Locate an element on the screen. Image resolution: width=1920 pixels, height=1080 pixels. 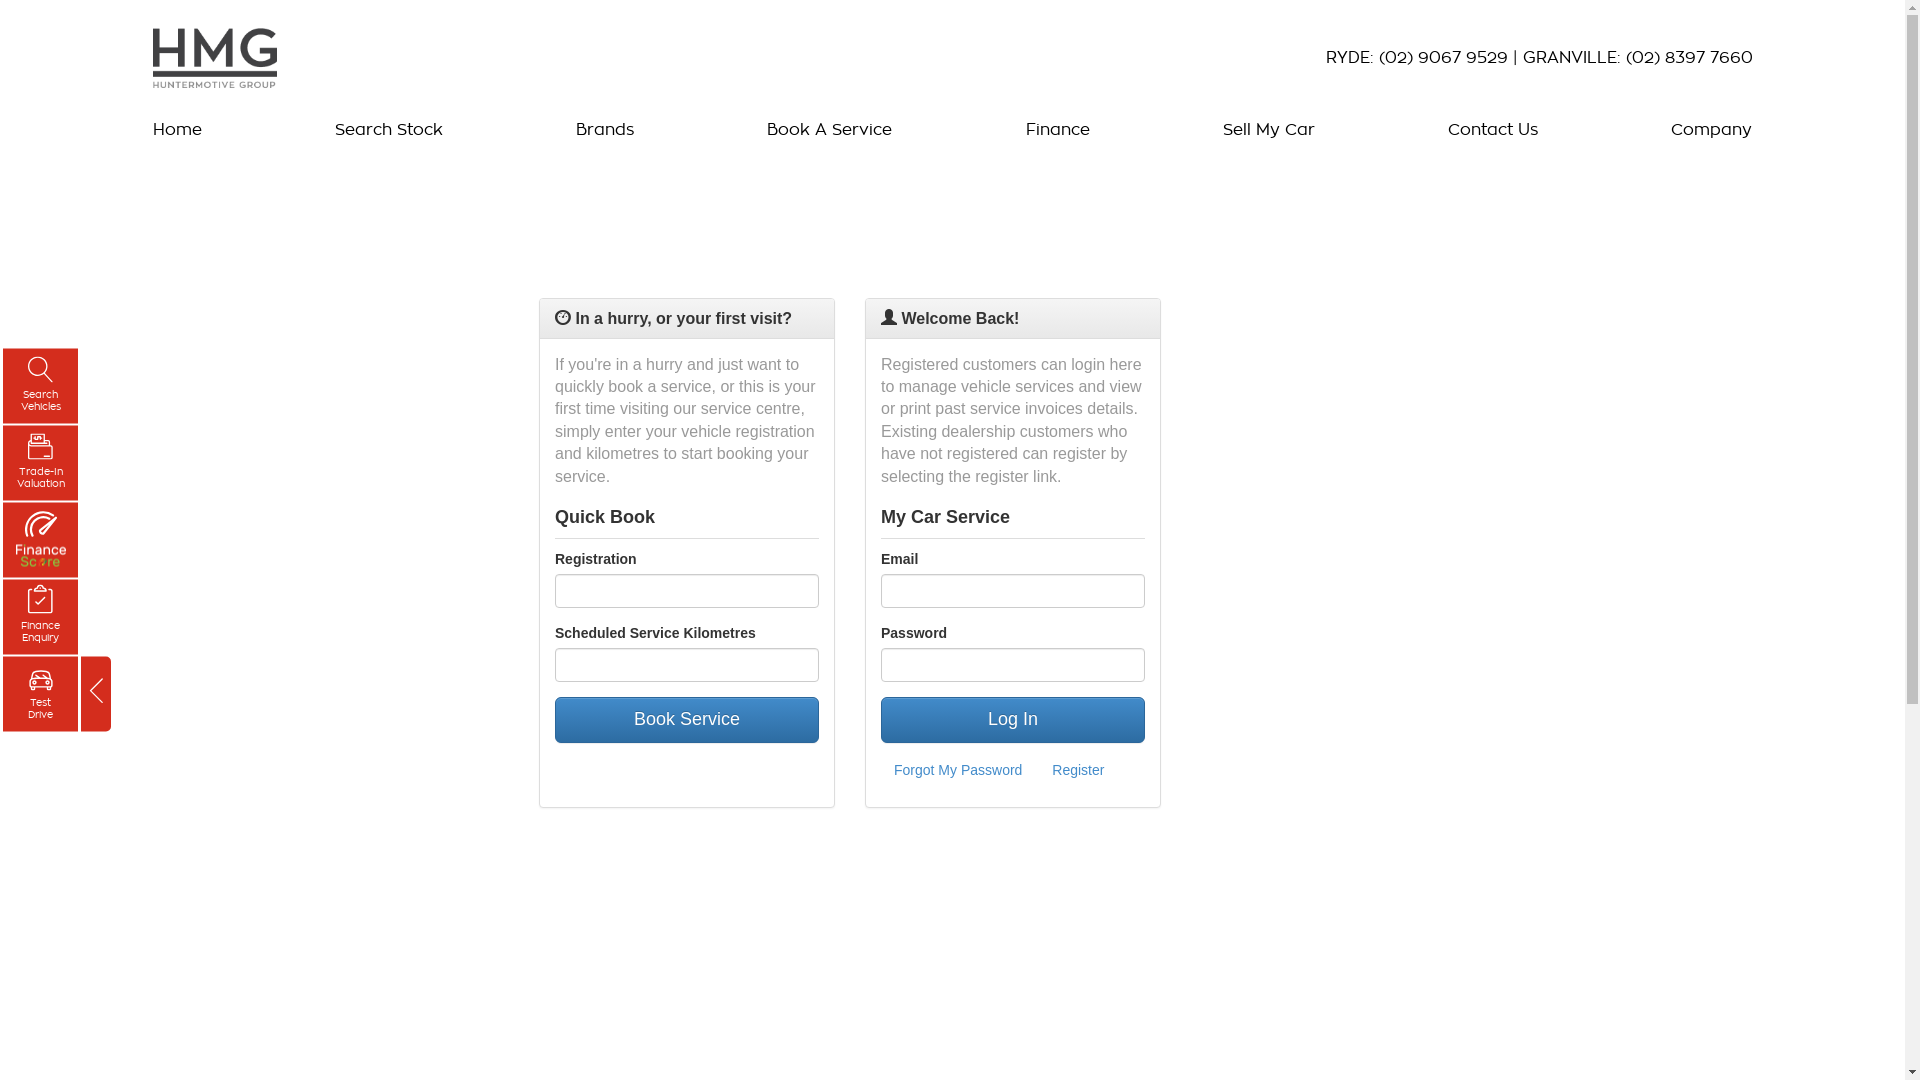
'Sell My Car' is located at coordinates (1267, 130).